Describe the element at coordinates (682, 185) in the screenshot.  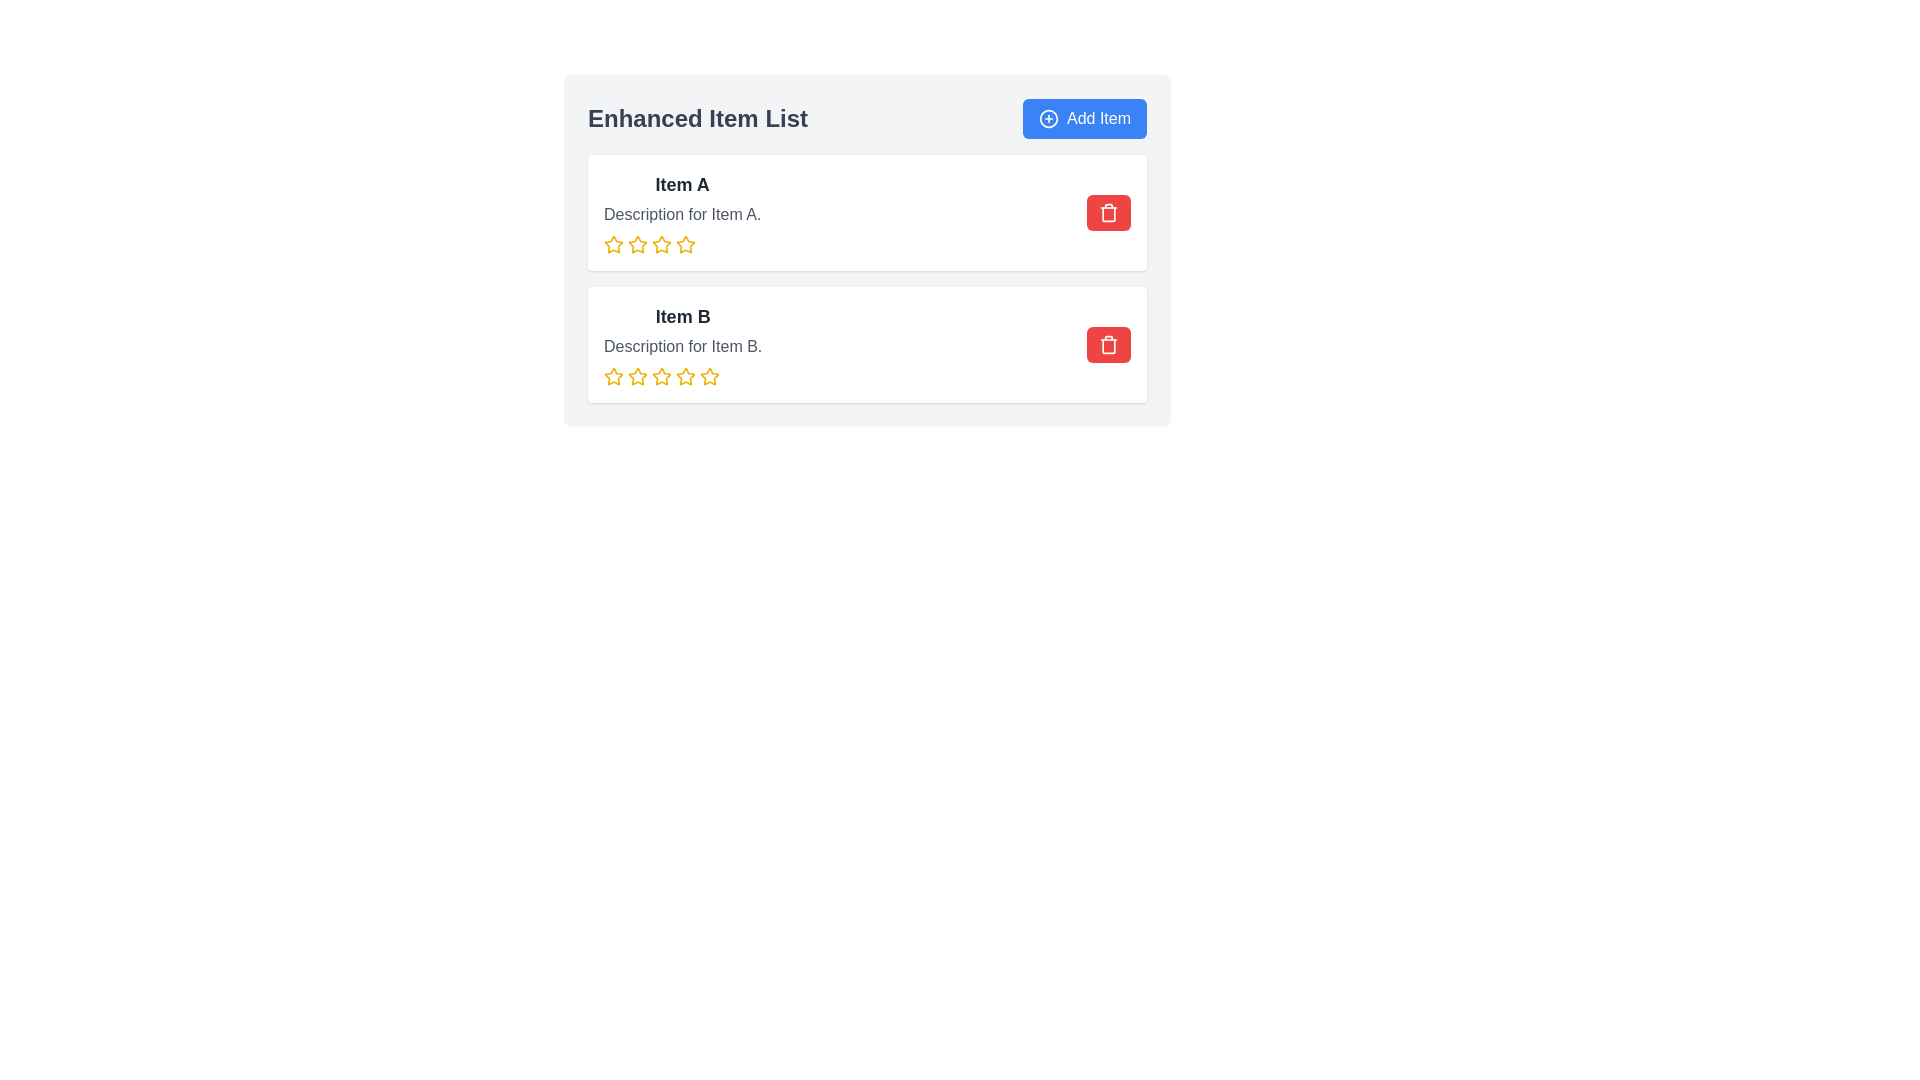
I see `the bold, large text 'Item A' located at the top of the first card within a list of items` at that location.